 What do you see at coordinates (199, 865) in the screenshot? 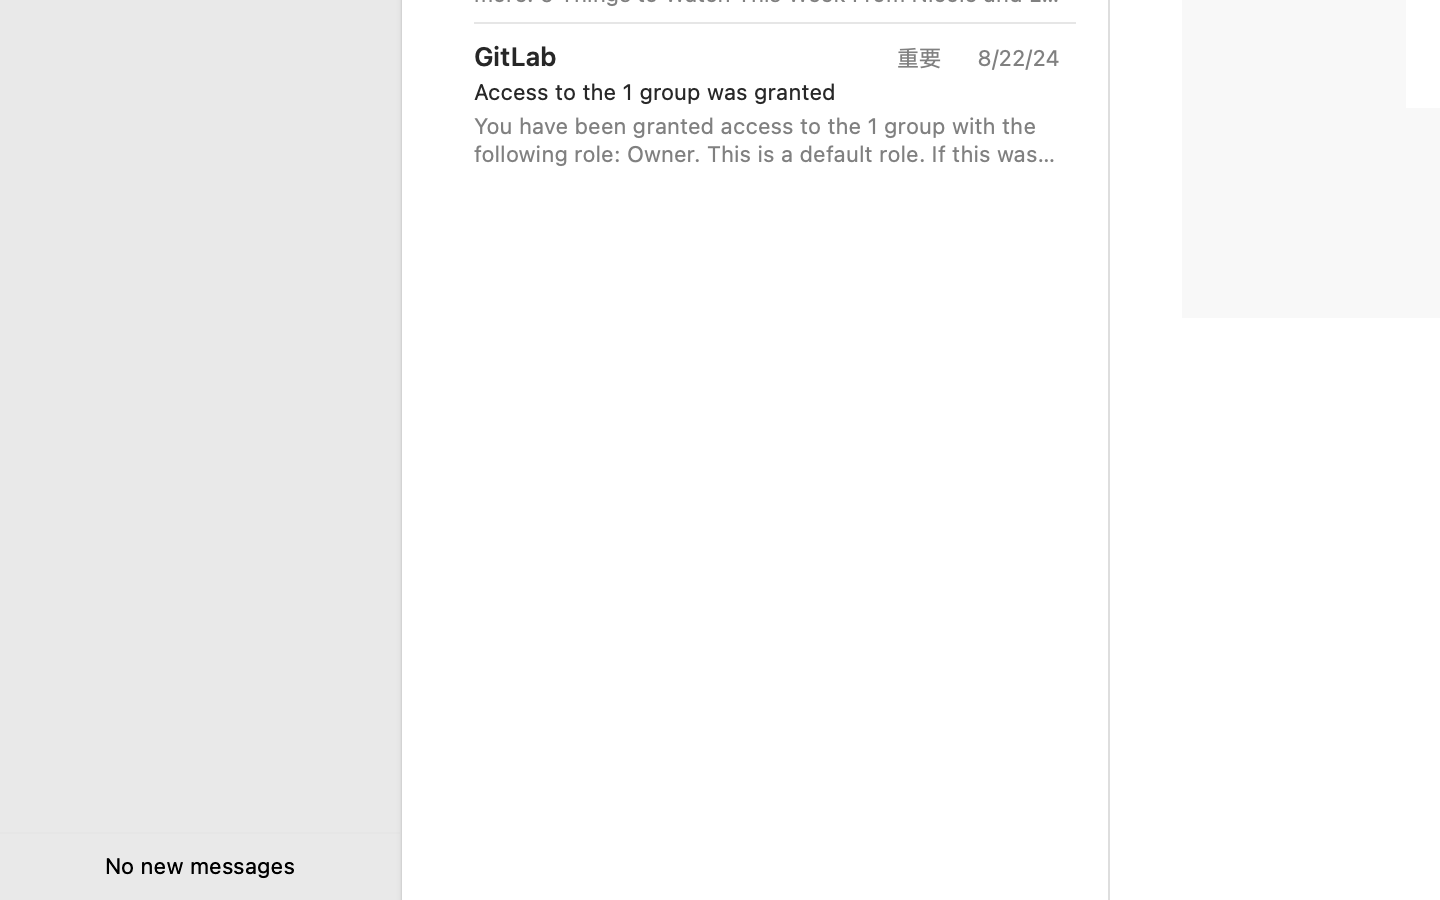
I see `'No new messages'` at bounding box center [199, 865].